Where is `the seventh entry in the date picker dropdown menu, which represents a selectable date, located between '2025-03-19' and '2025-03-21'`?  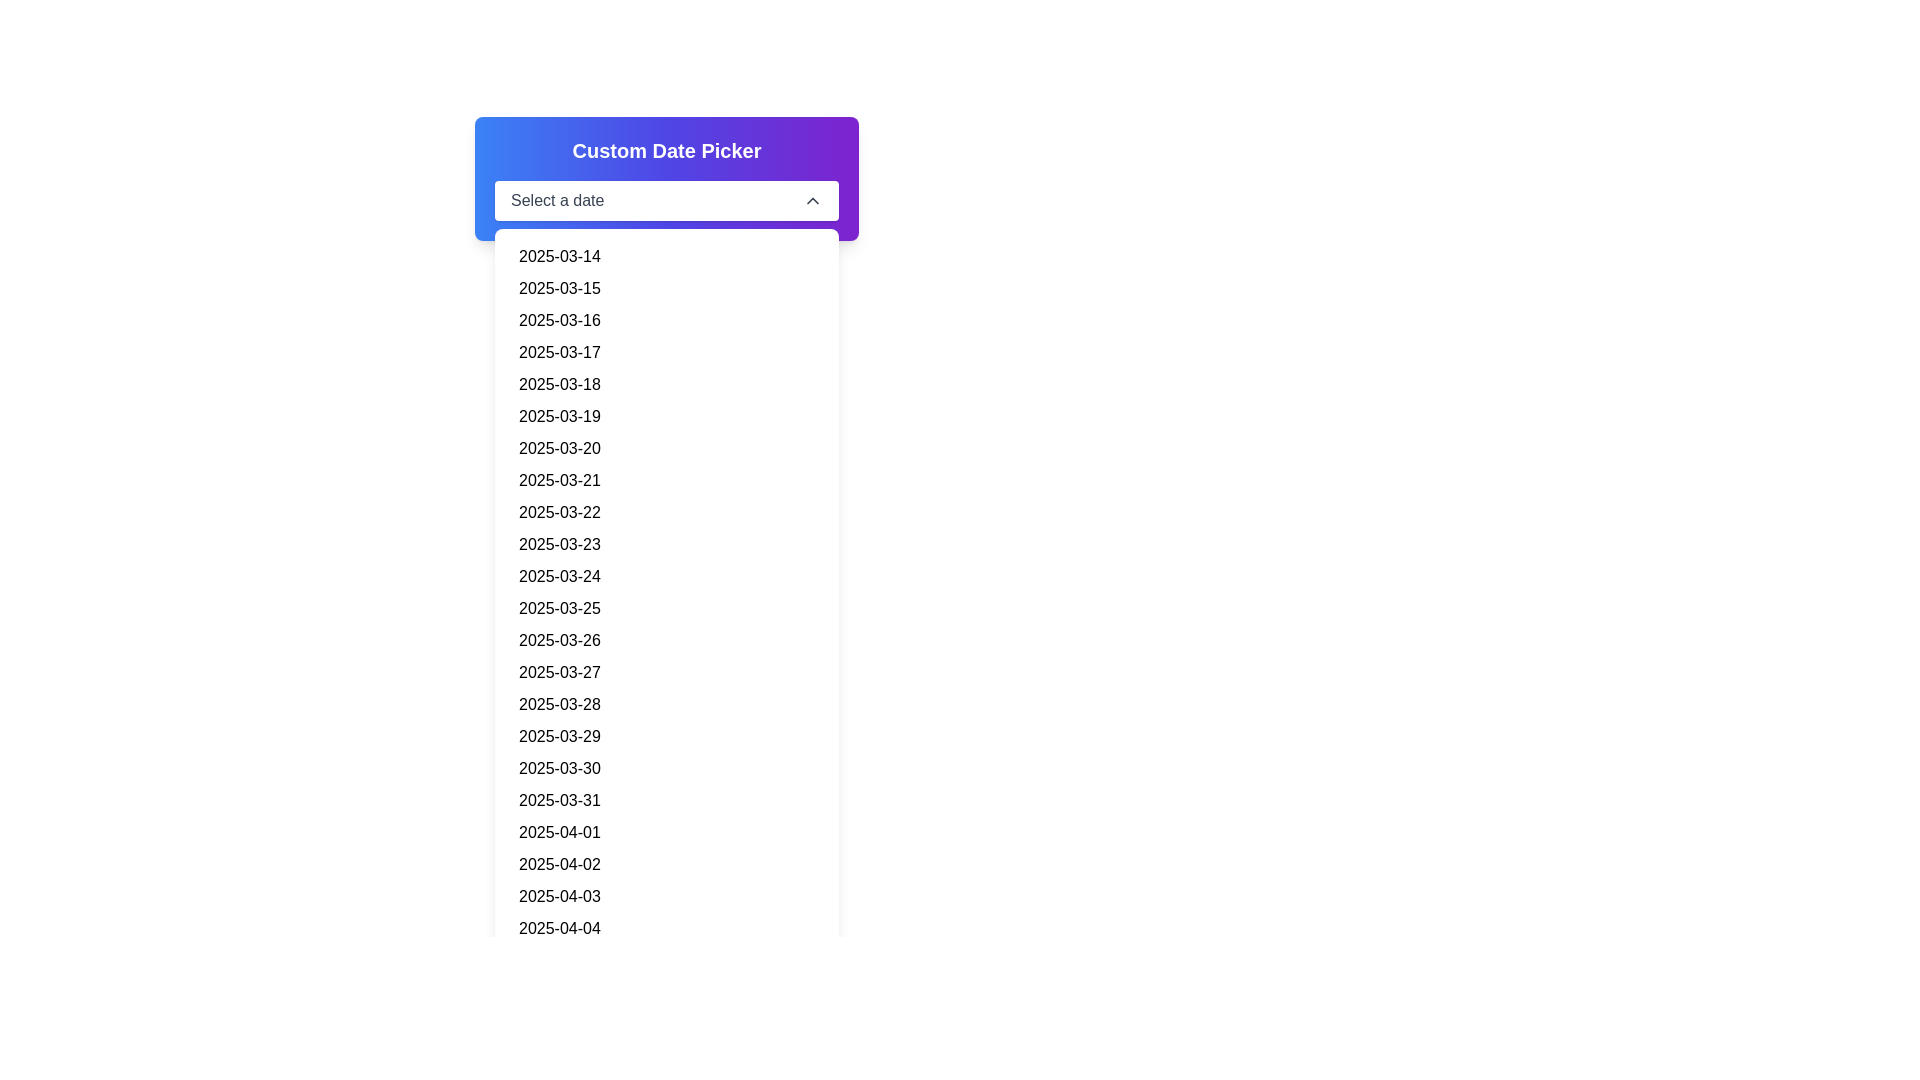
the seventh entry in the date picker dropdown menu, which represents a selectable date, located between '2025-03-19' and '2025-03-21' is located at coordinates (667, 447).